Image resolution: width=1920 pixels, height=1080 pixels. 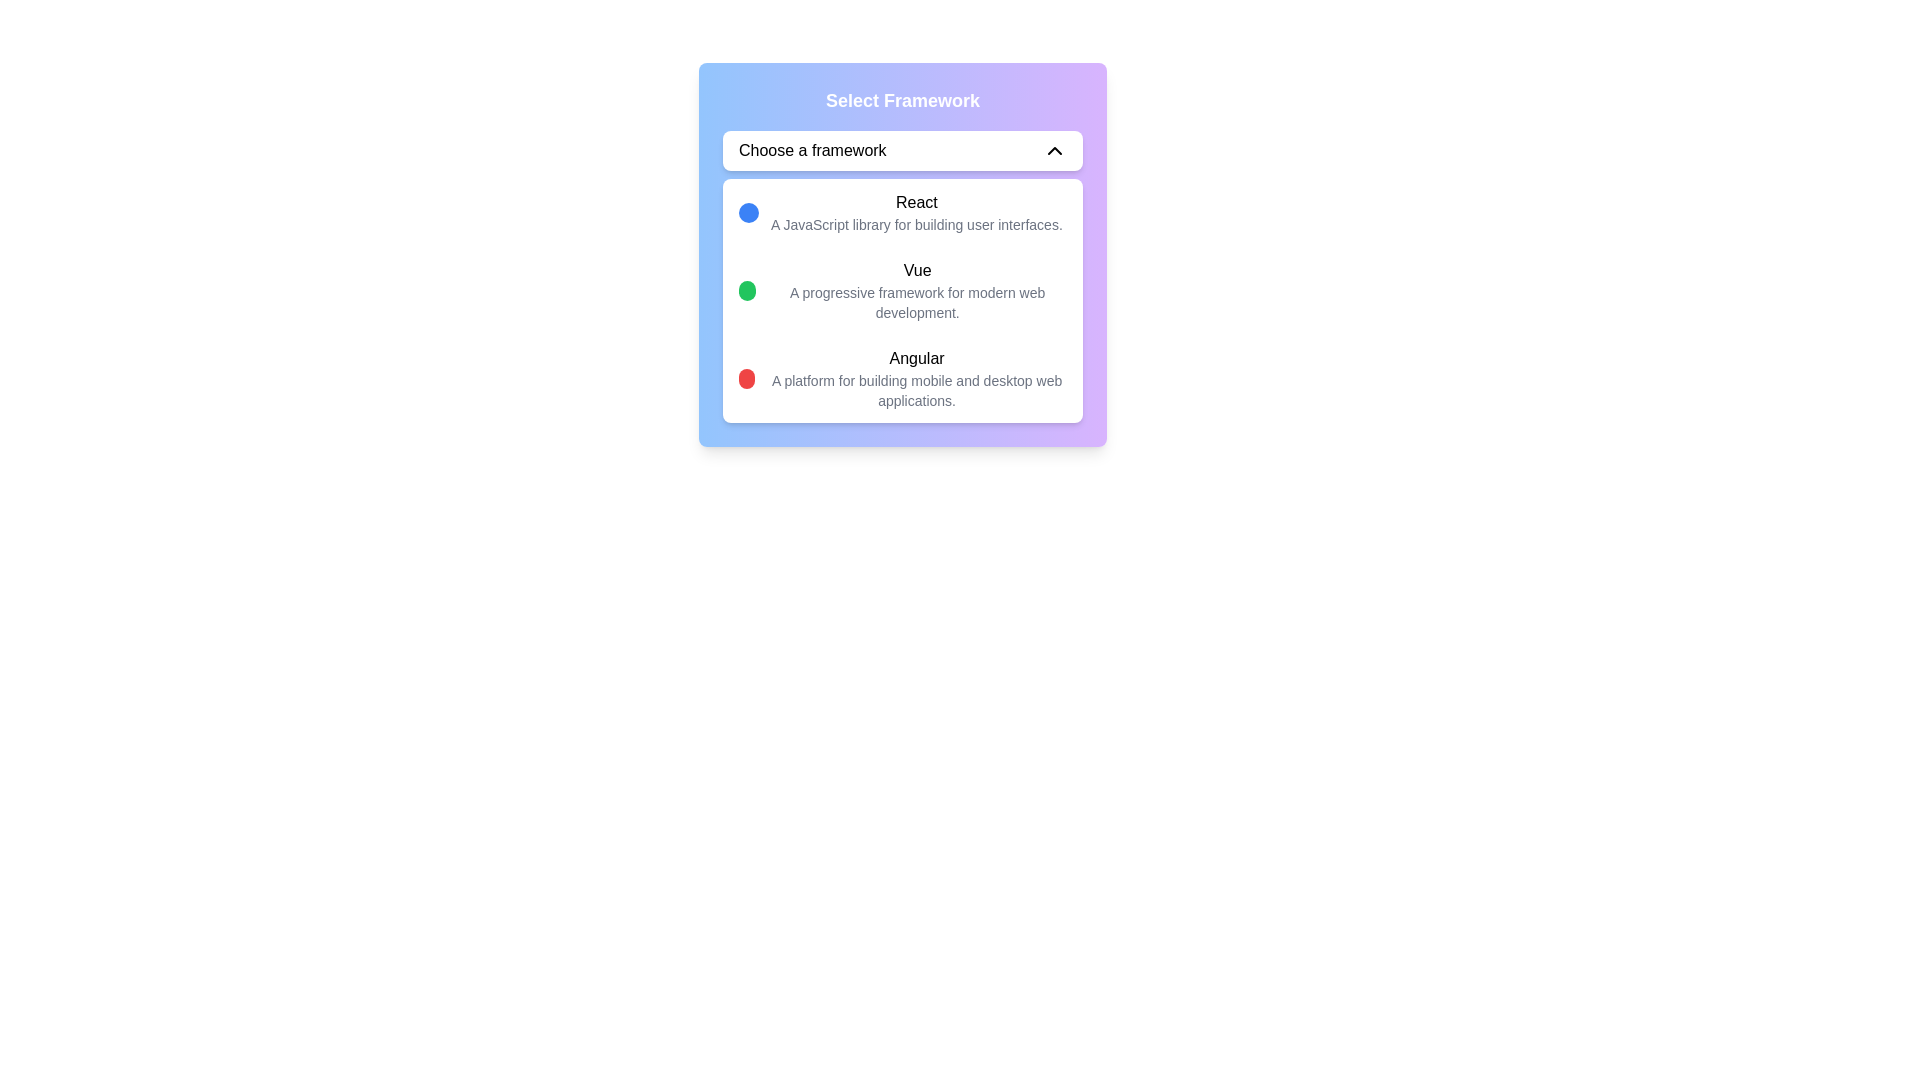 What do you see at coordinates (916, 290) in the screenshot?
I see `the informative text block that represents the Vue framework option in the framework selection menu, located in the middle section of the selectable list` at bounding box center [916, 290].